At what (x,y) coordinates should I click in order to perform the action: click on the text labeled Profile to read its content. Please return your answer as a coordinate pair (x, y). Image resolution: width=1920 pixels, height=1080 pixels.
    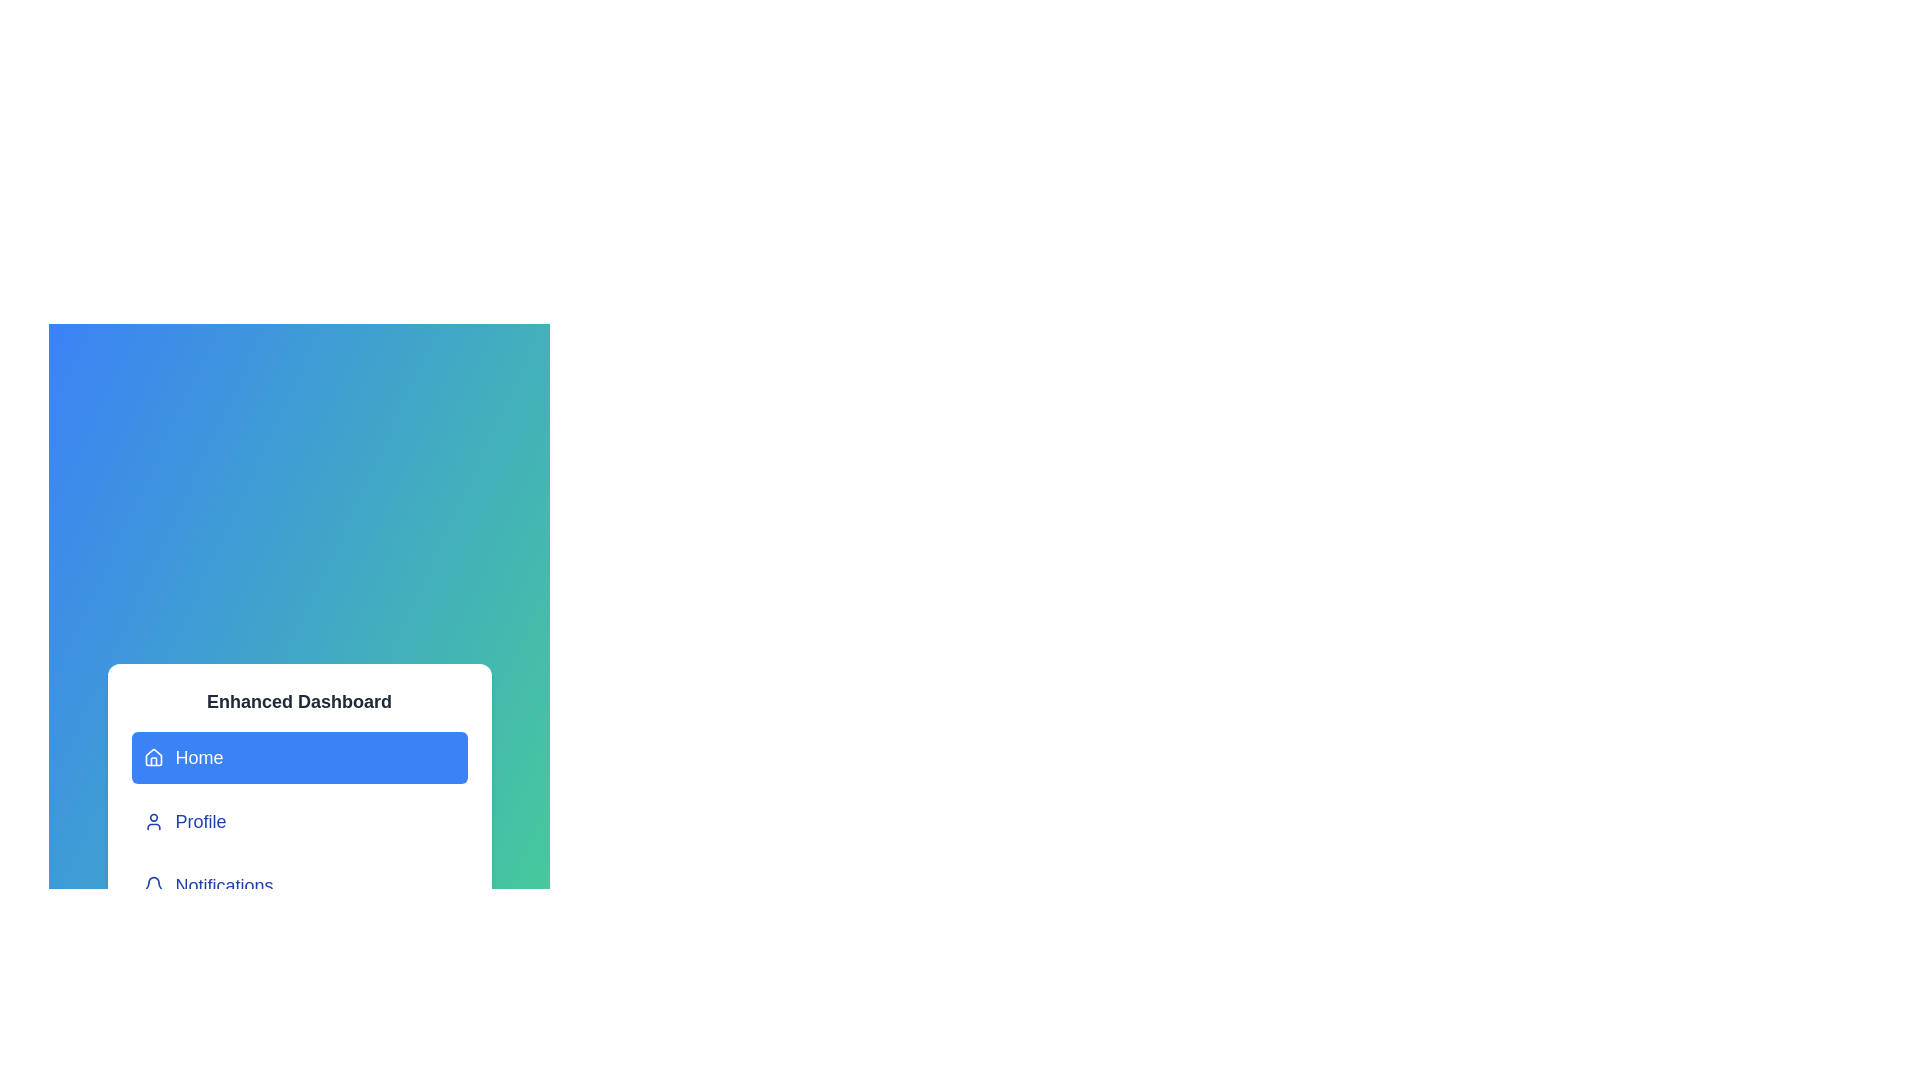
    Looking at the image, I should click on (298, 821).